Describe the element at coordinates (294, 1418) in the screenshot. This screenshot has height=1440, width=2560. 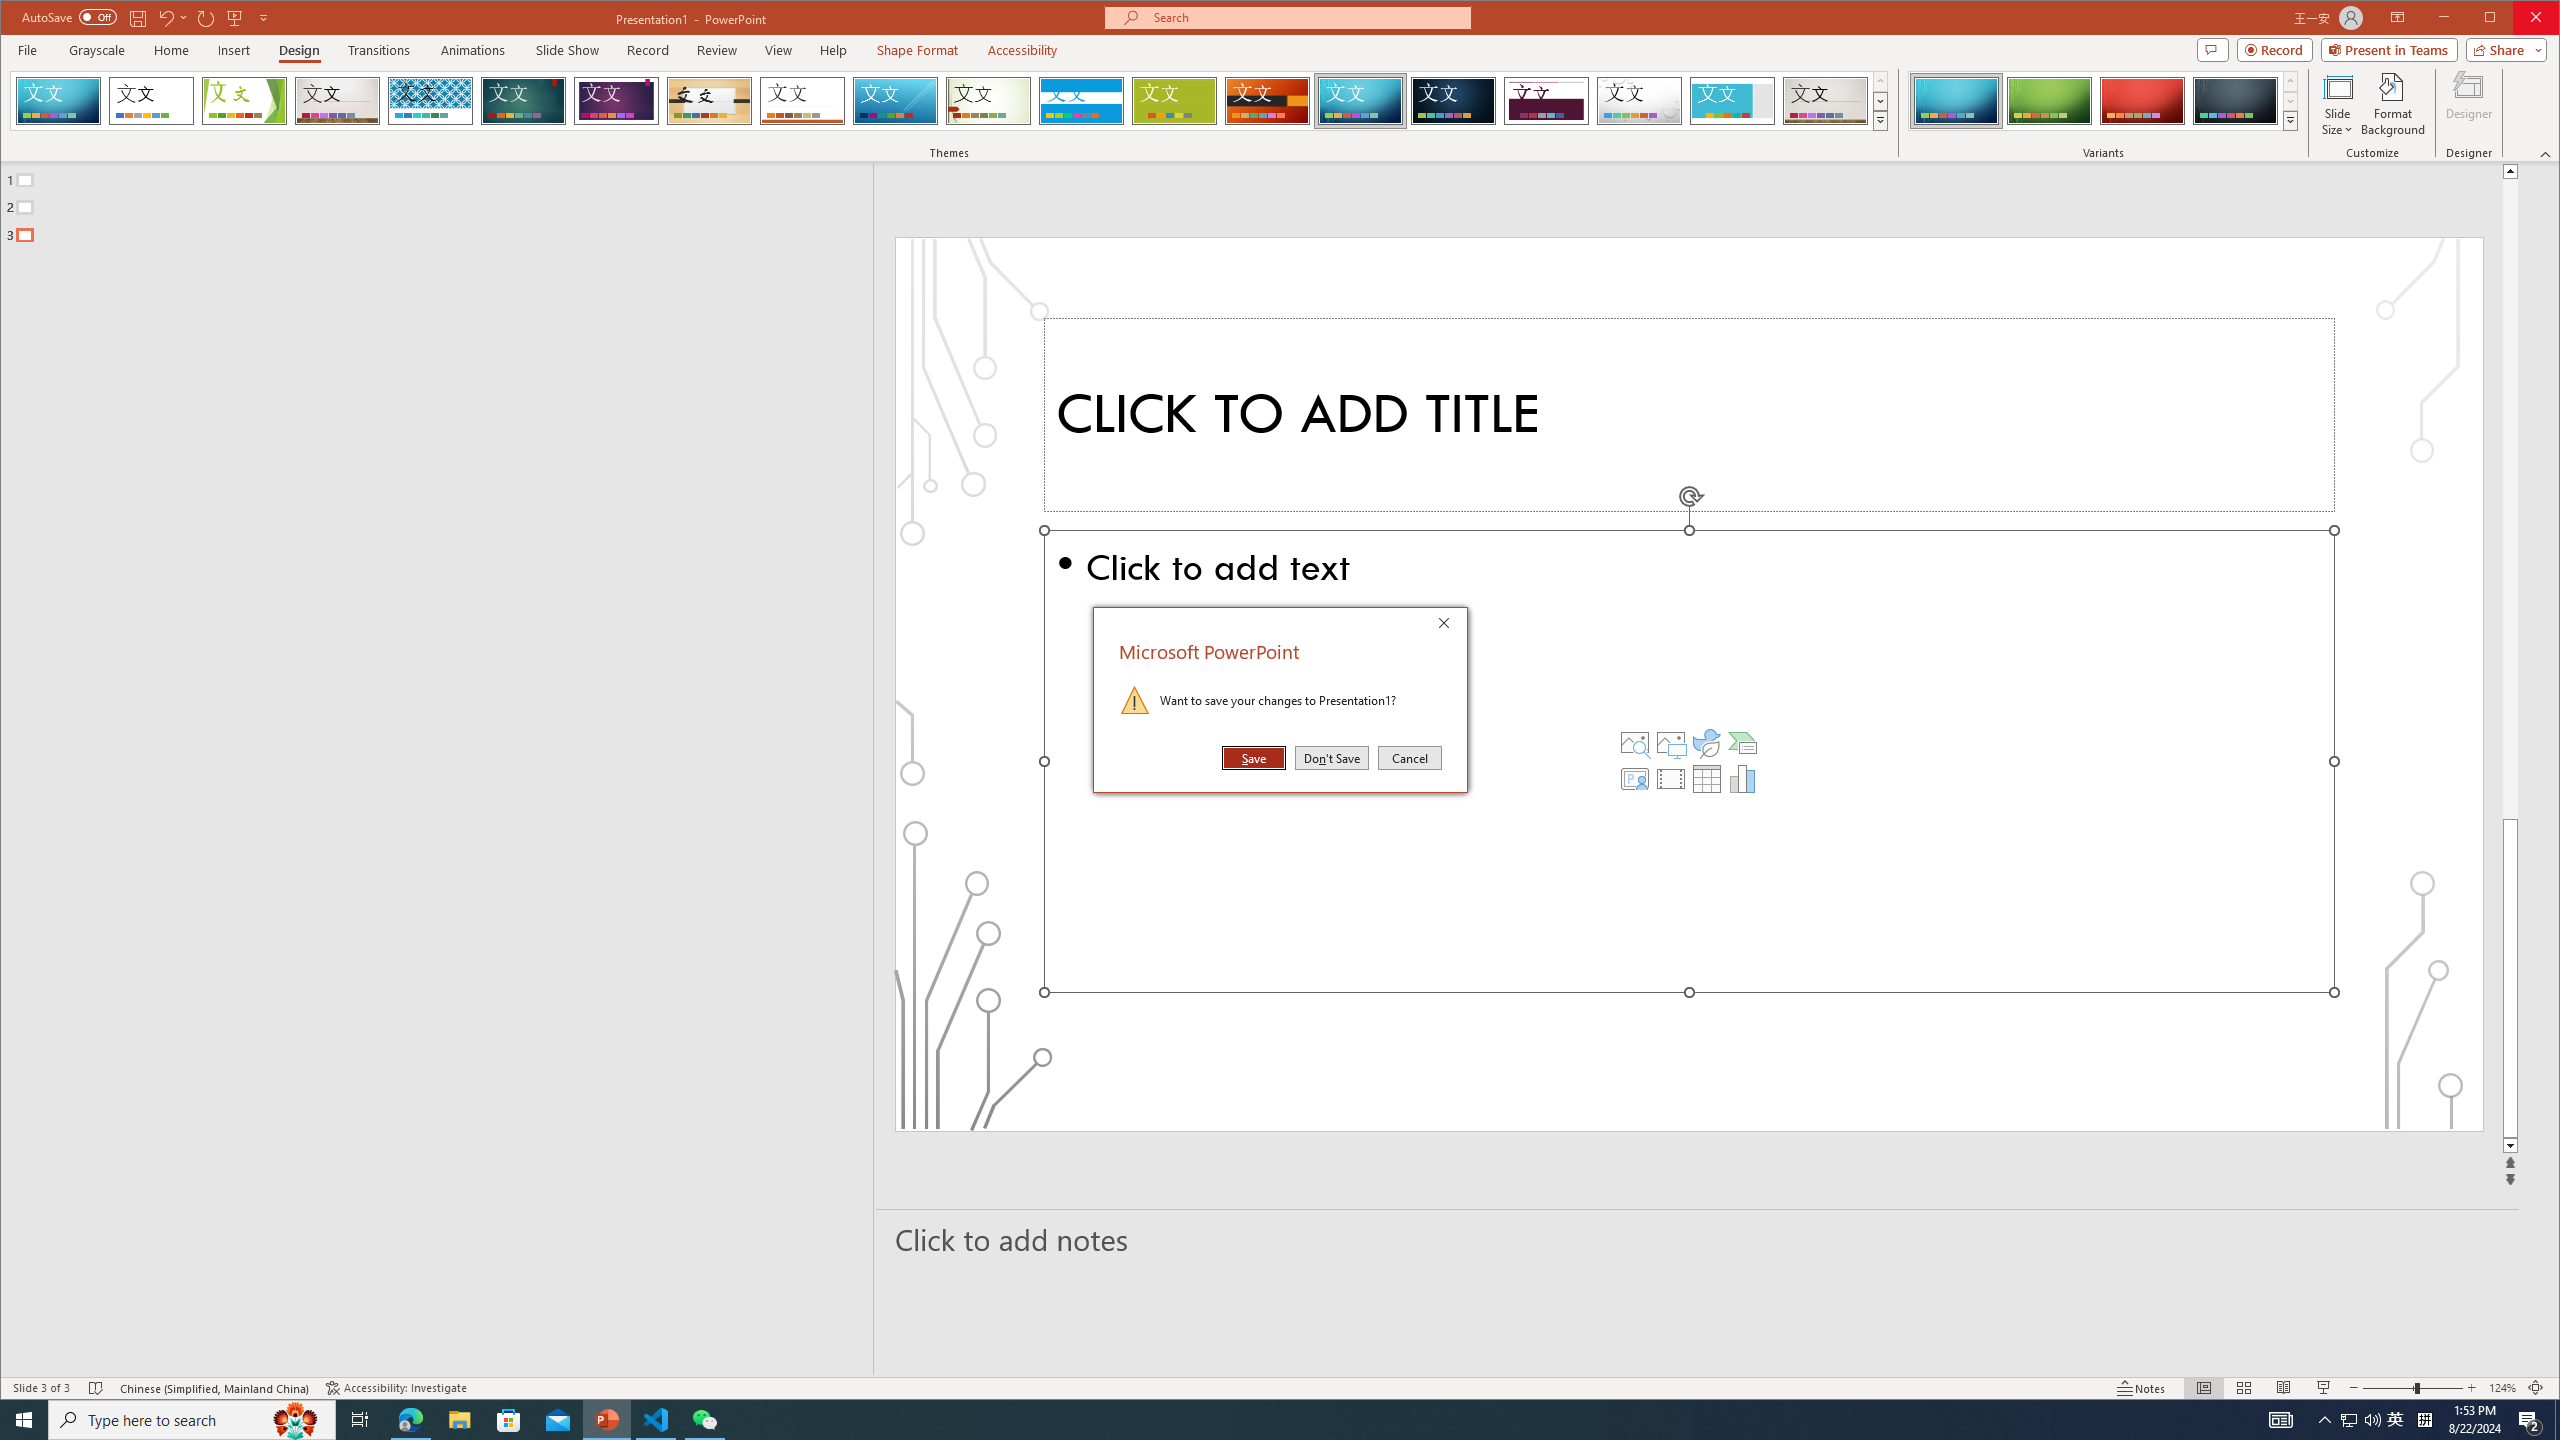
I see `'Search highlights icon opens search home window'` at that location.